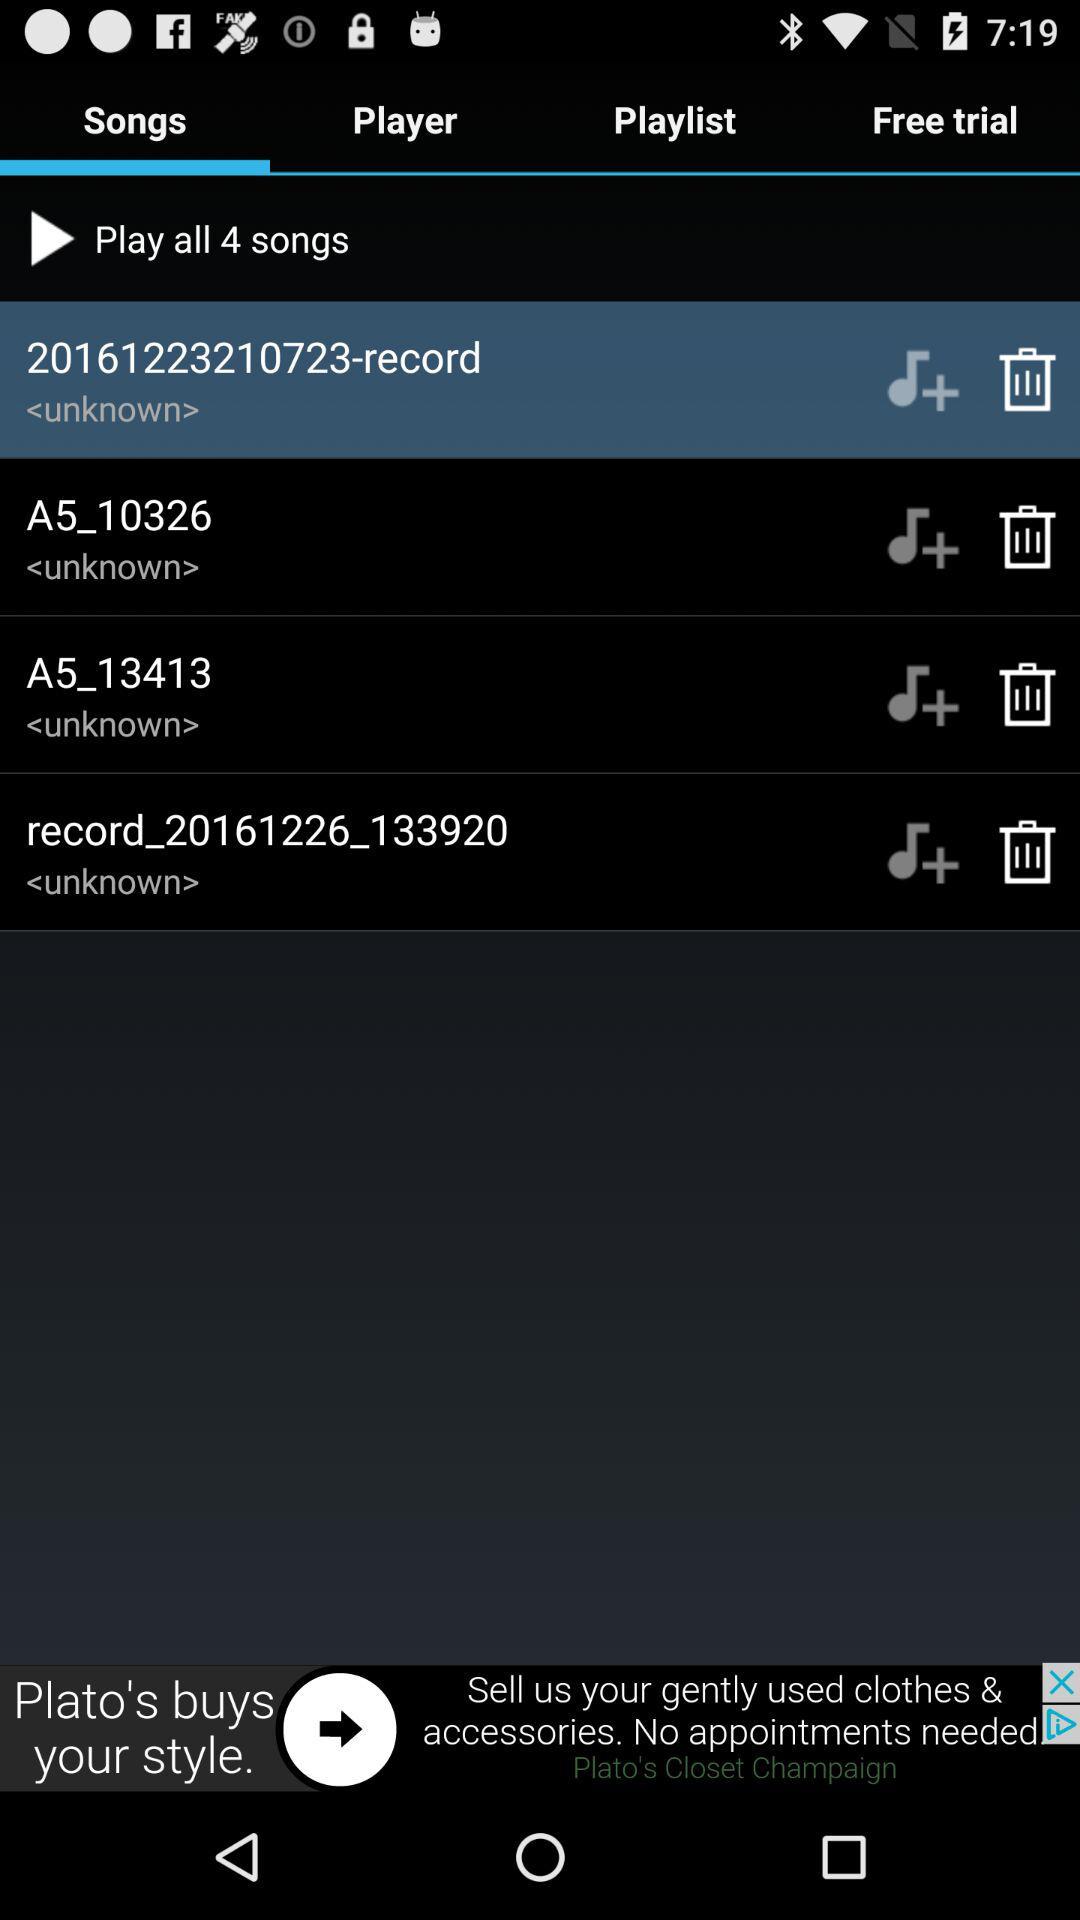  Describe the element at coordinates (1017, 379) in the screenshot. I see `delete the song` at that location.